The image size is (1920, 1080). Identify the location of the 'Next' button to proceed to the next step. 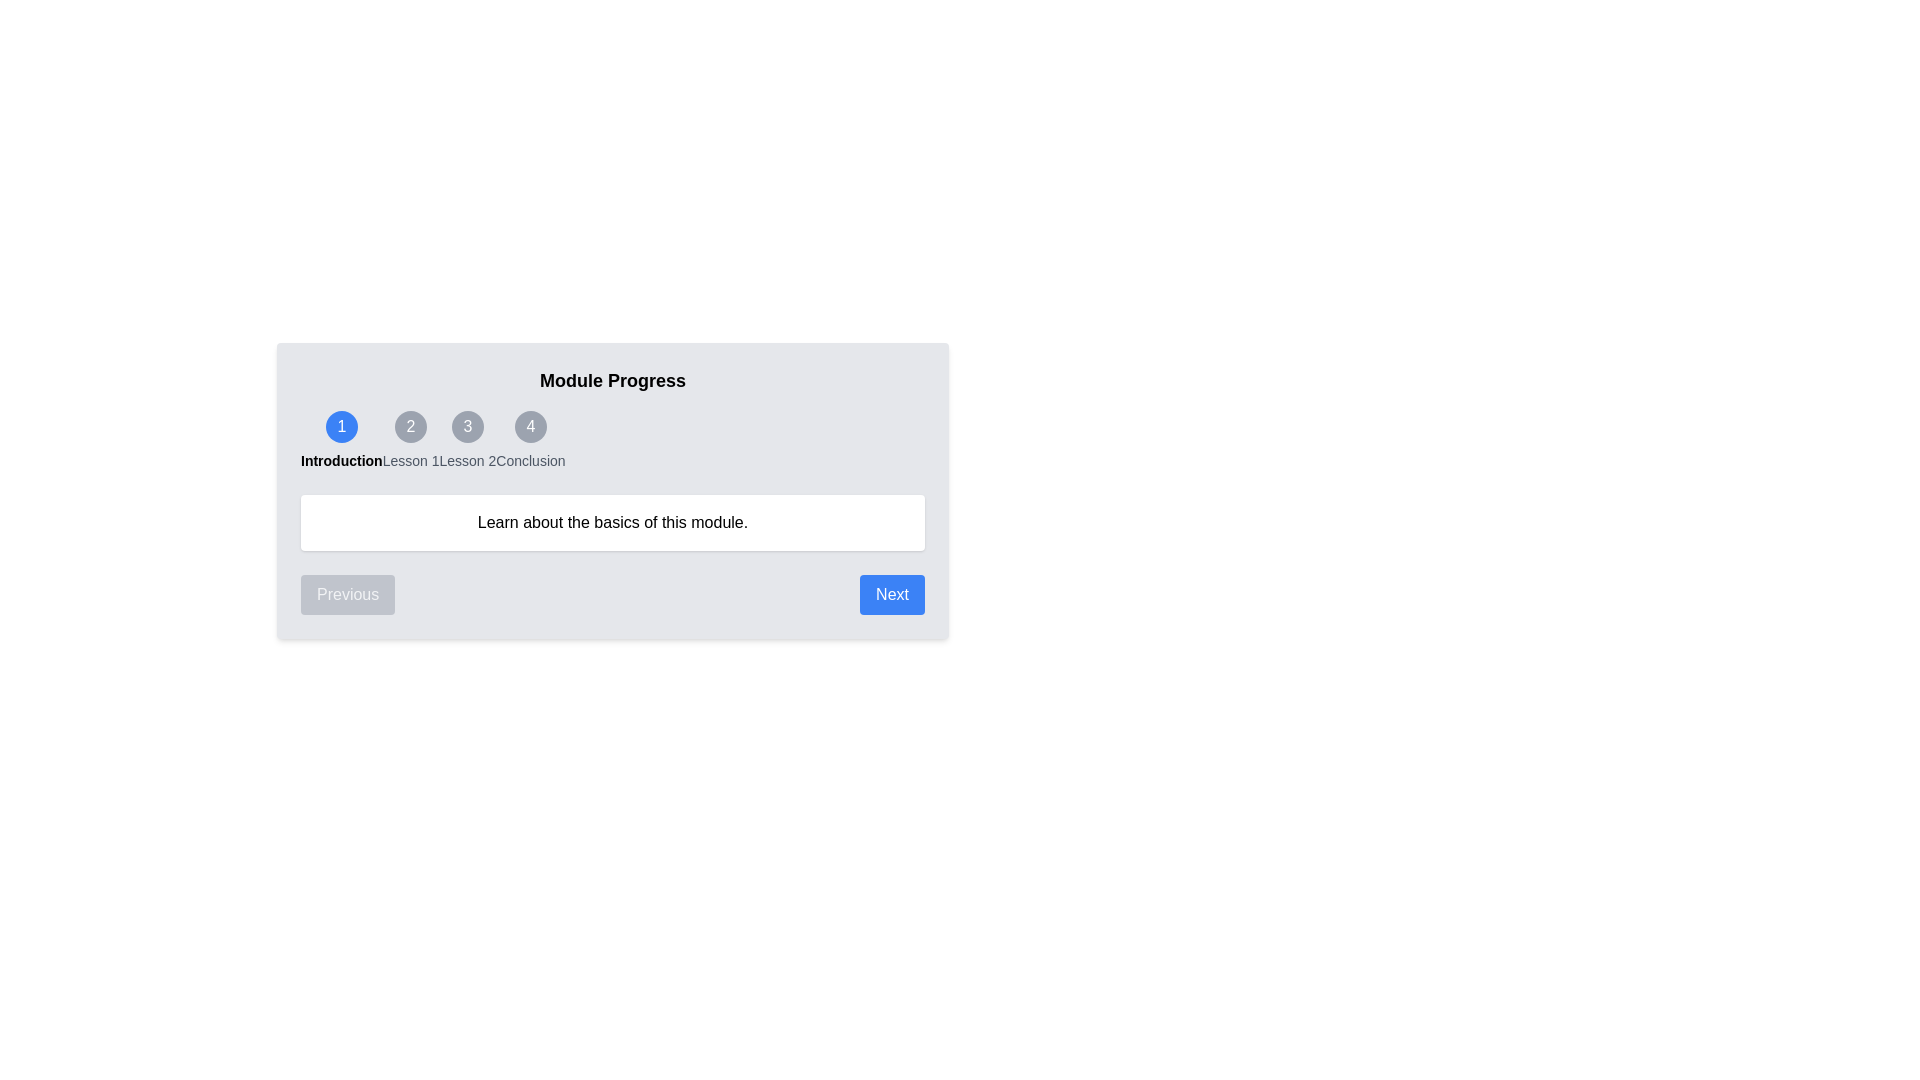
(891, 593).